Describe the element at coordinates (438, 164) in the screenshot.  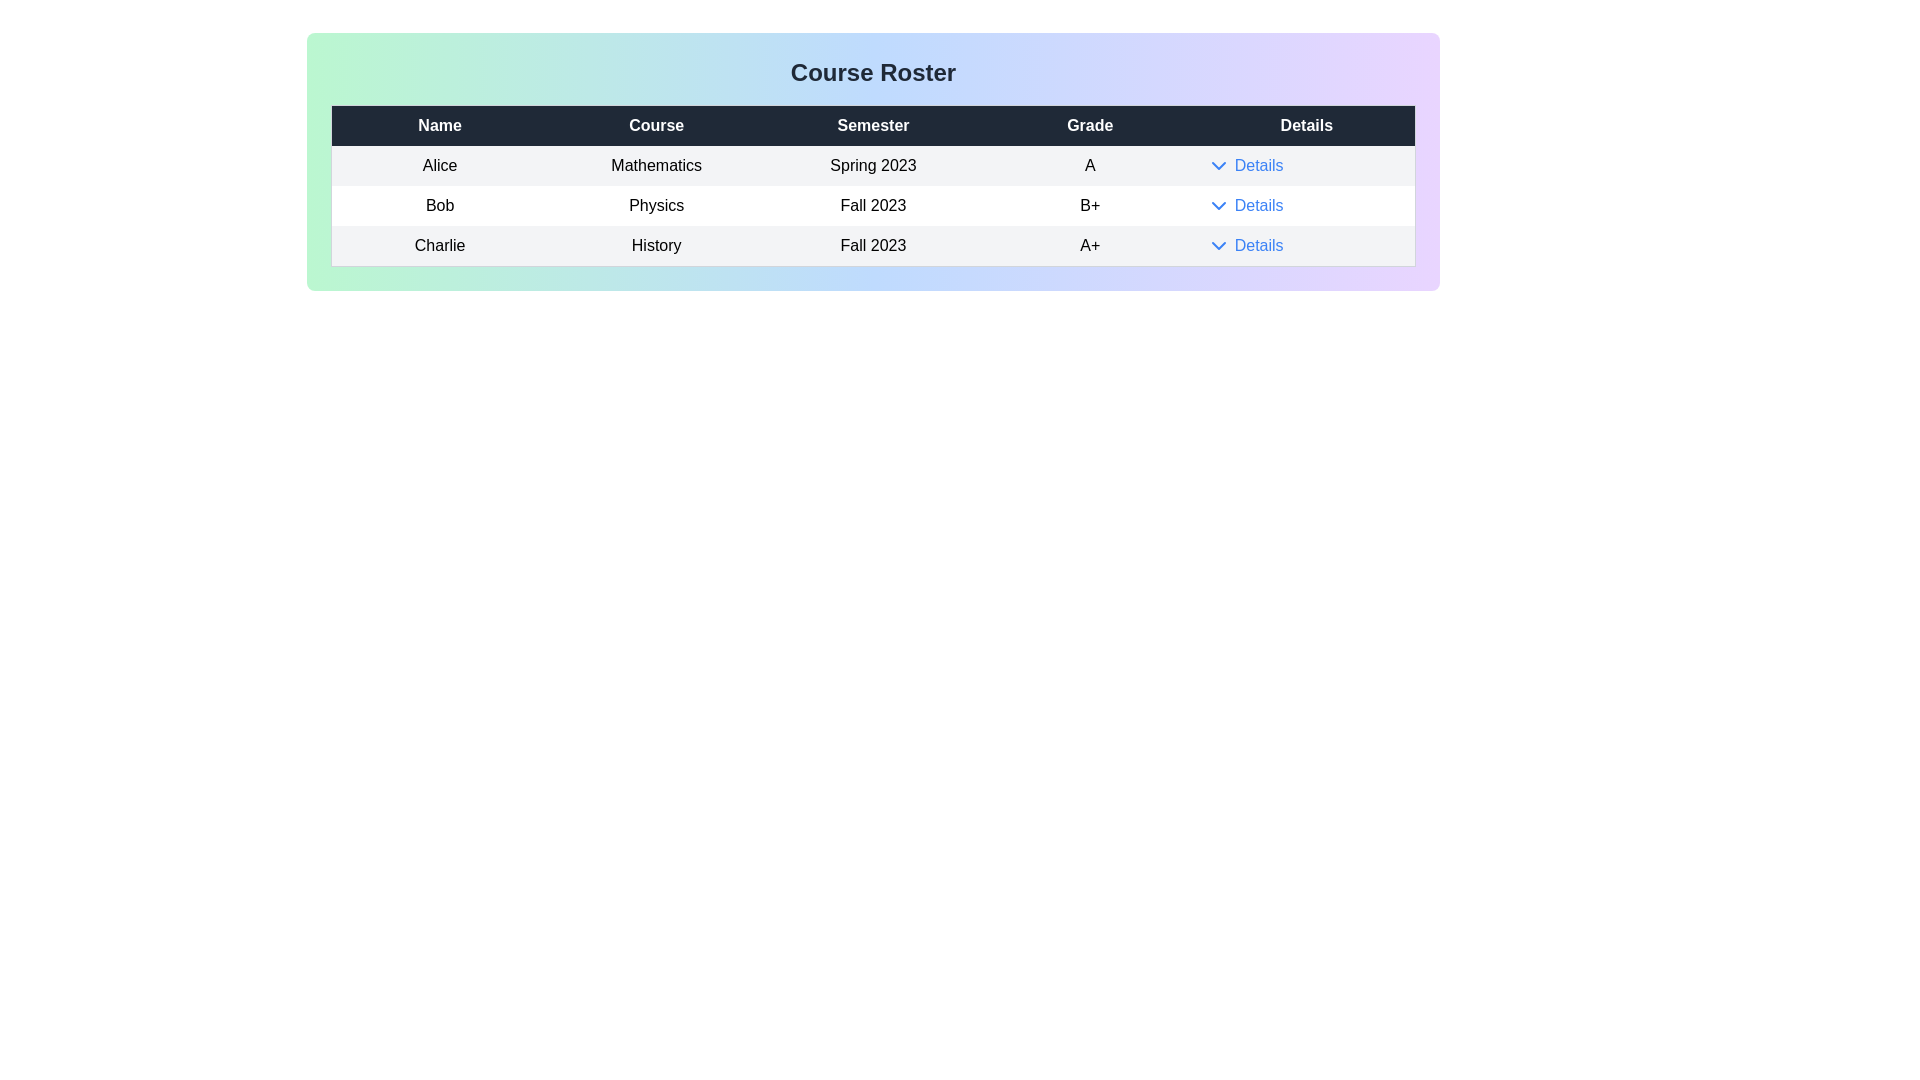
I see `the text label displaying the name 'Alice', which is located in the first row of a table under the 'Name' column` at that location.